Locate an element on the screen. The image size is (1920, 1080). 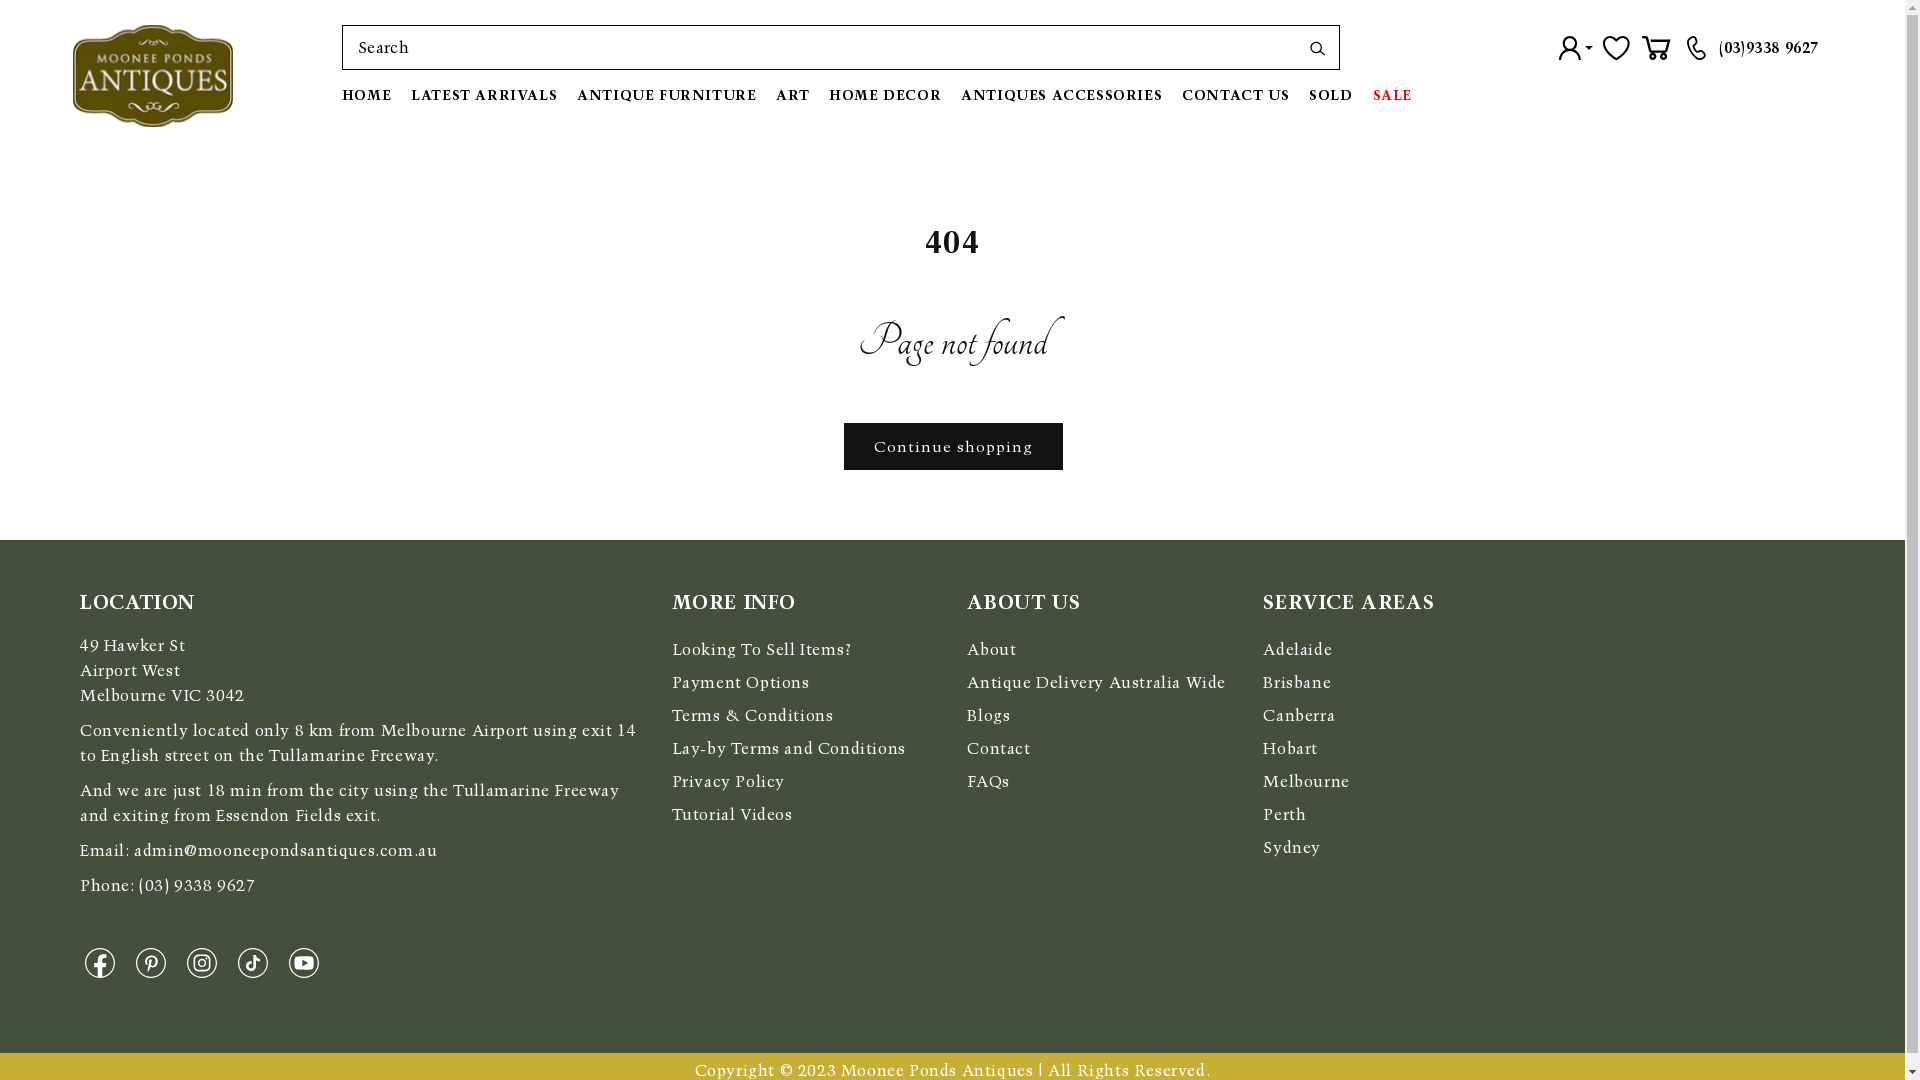
'Contact' is located at coordinates (998, 748).